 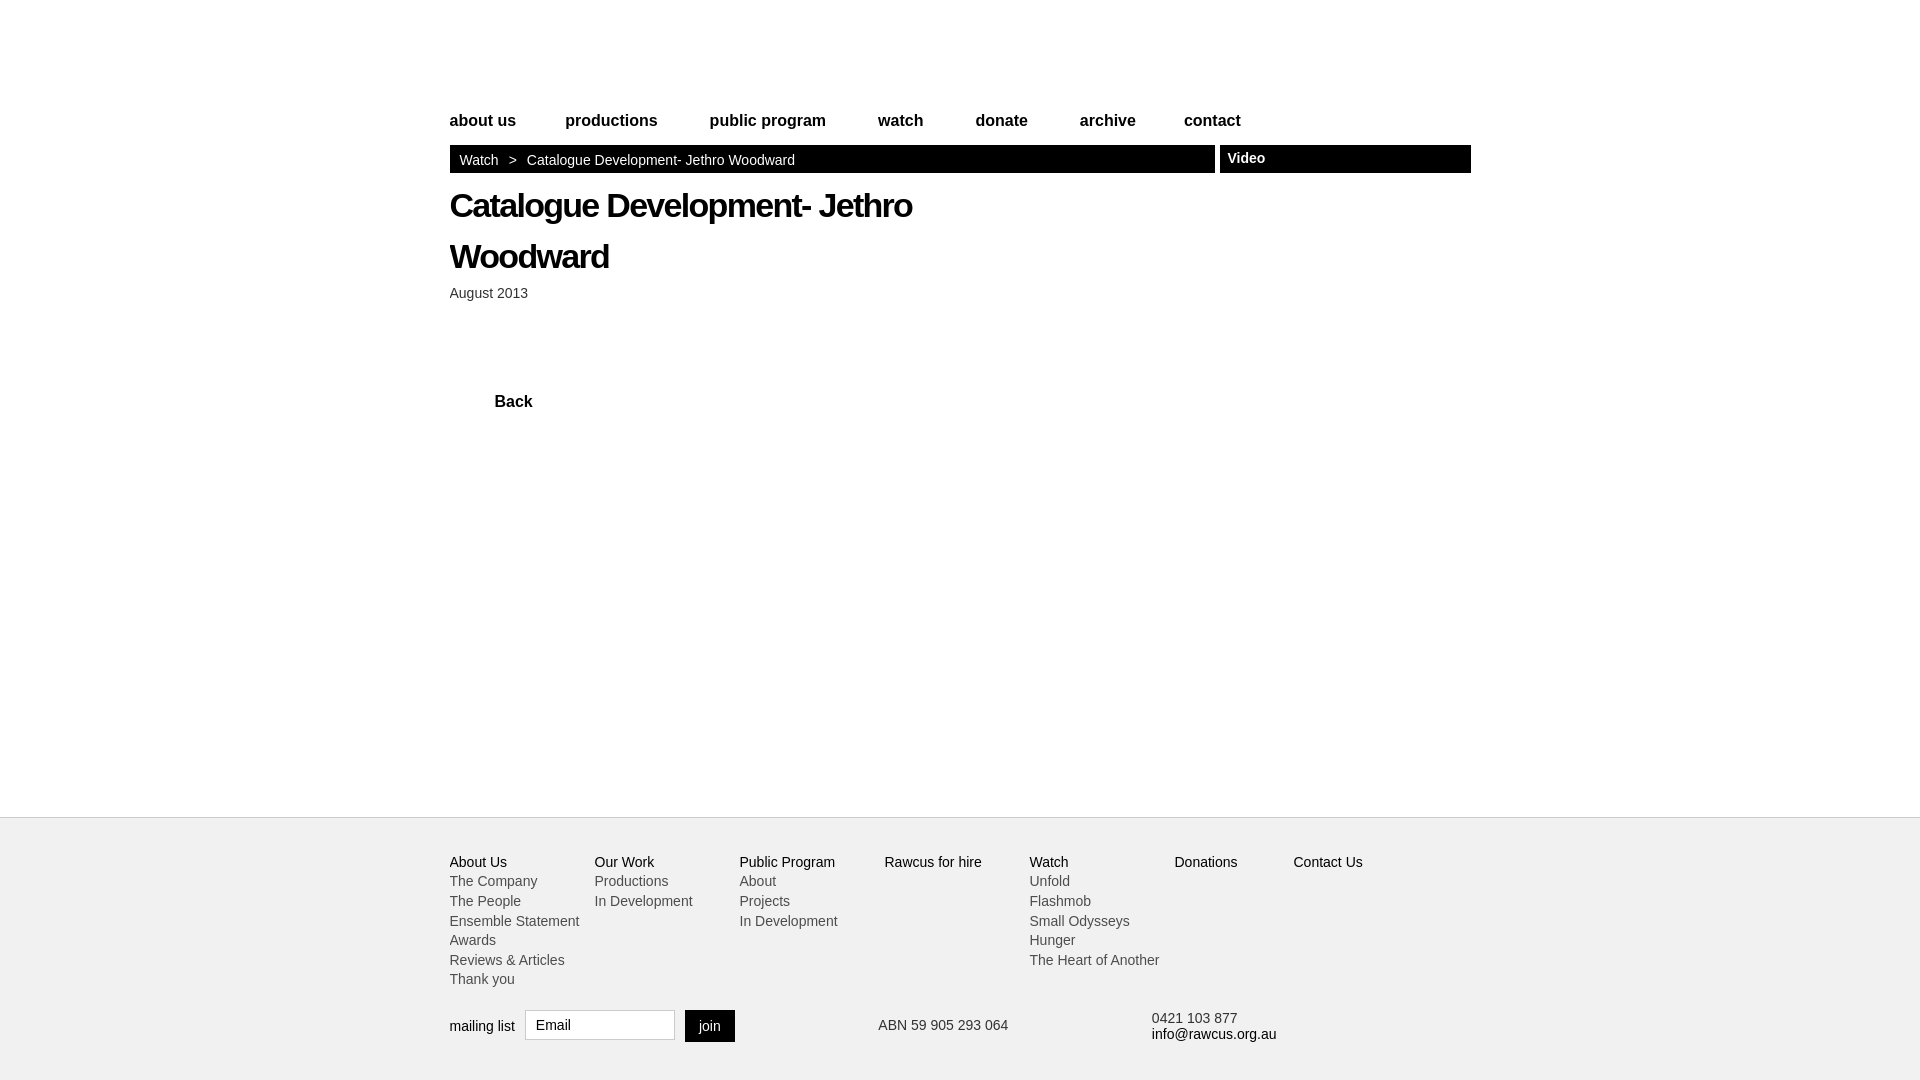 What do you see at coordinates (1093, 959) in the screenshot?
I see `'The Heart of Another'` at bounding box center [1093, 959].